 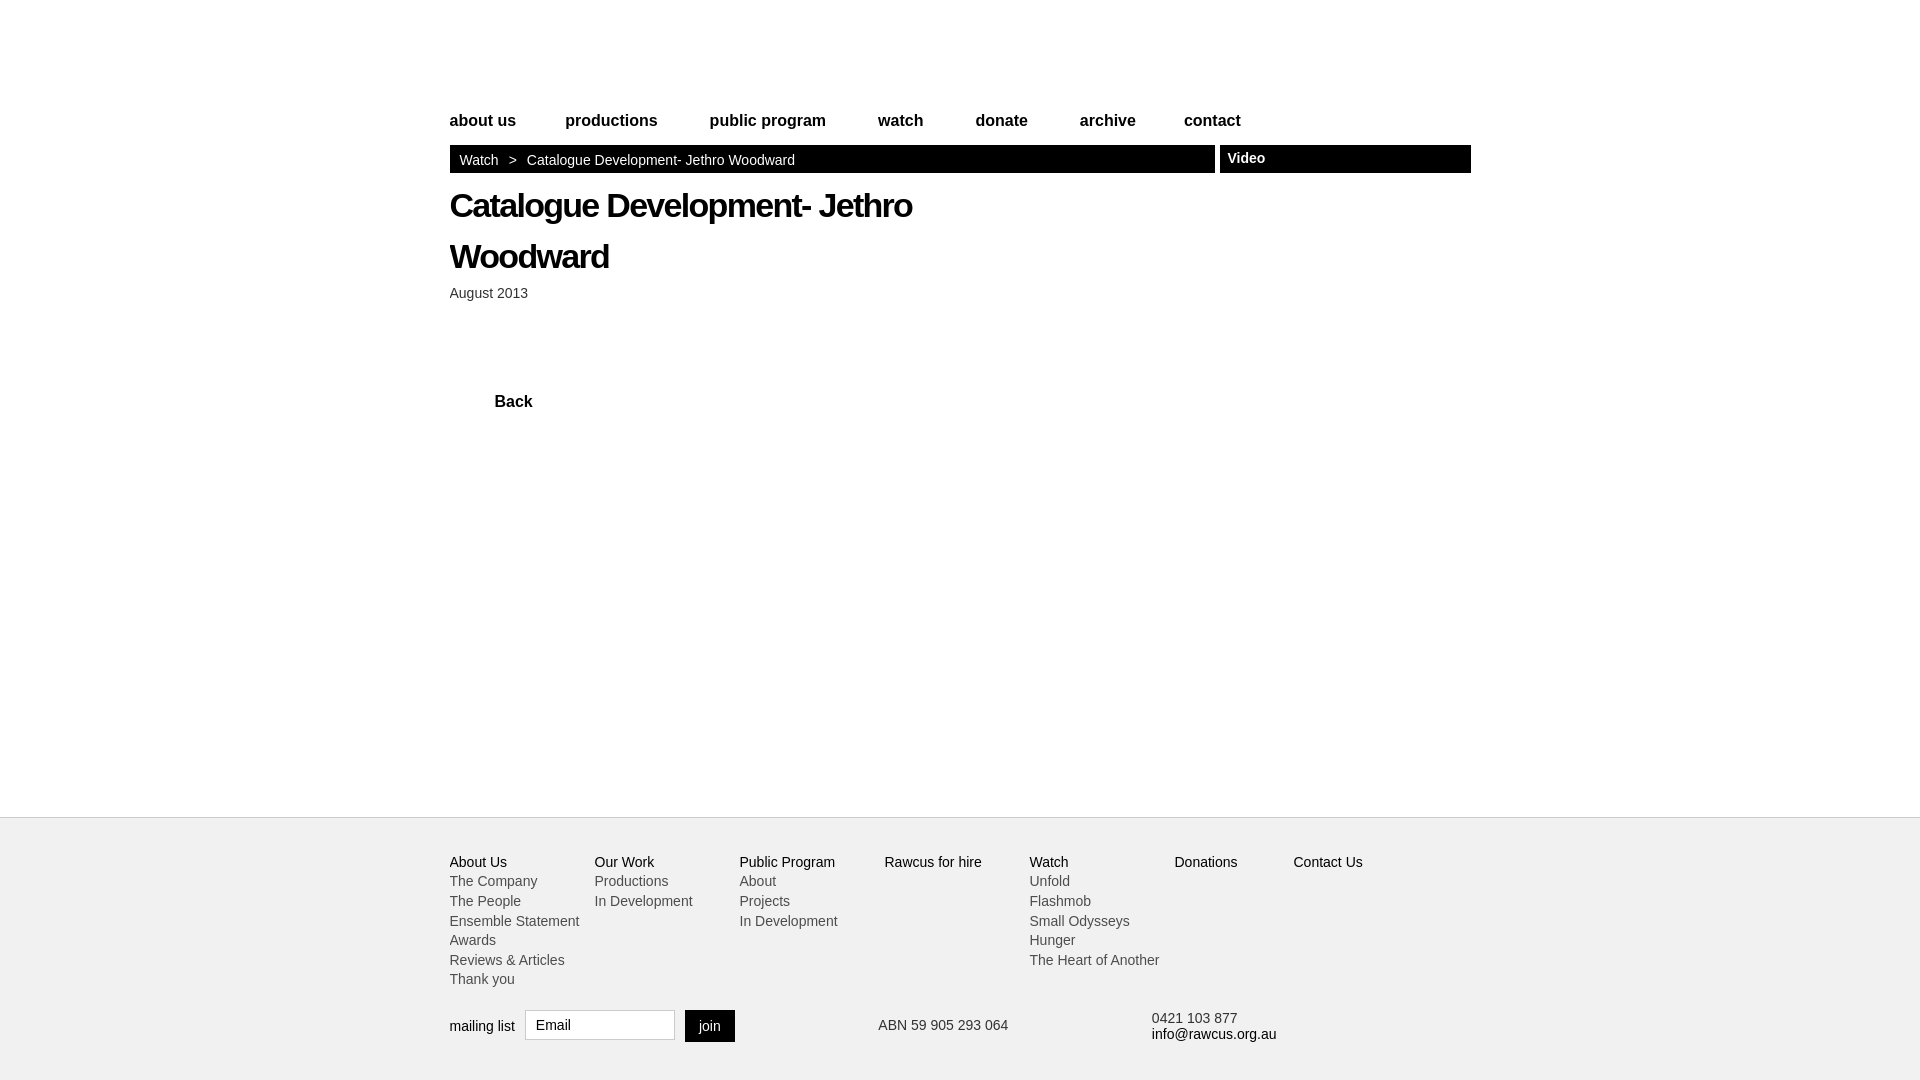 What do you see at coordinates (1093, 959) in the screenshot?
I see `'The Heart of Another'` at bounding box center [1093, 959].